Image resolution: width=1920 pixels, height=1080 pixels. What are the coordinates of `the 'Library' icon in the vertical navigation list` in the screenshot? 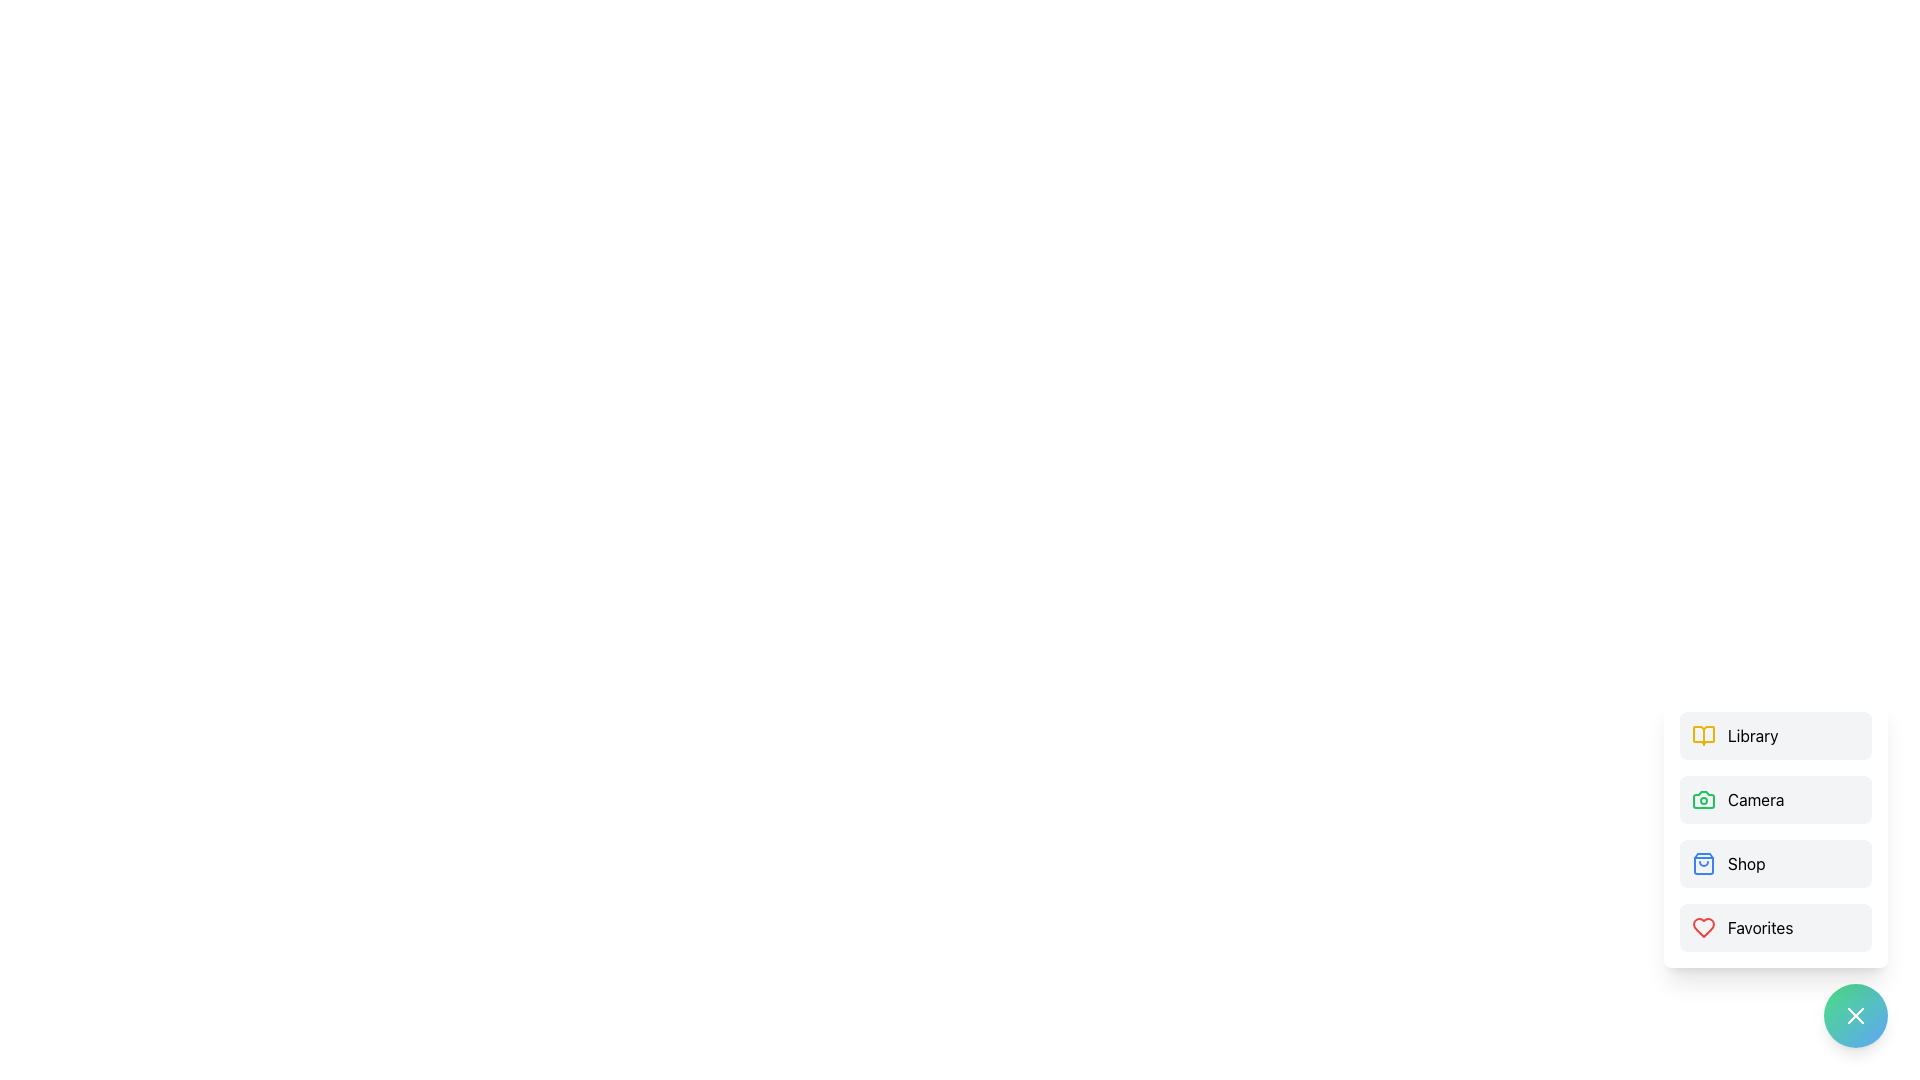 It's located at (1703, 736).